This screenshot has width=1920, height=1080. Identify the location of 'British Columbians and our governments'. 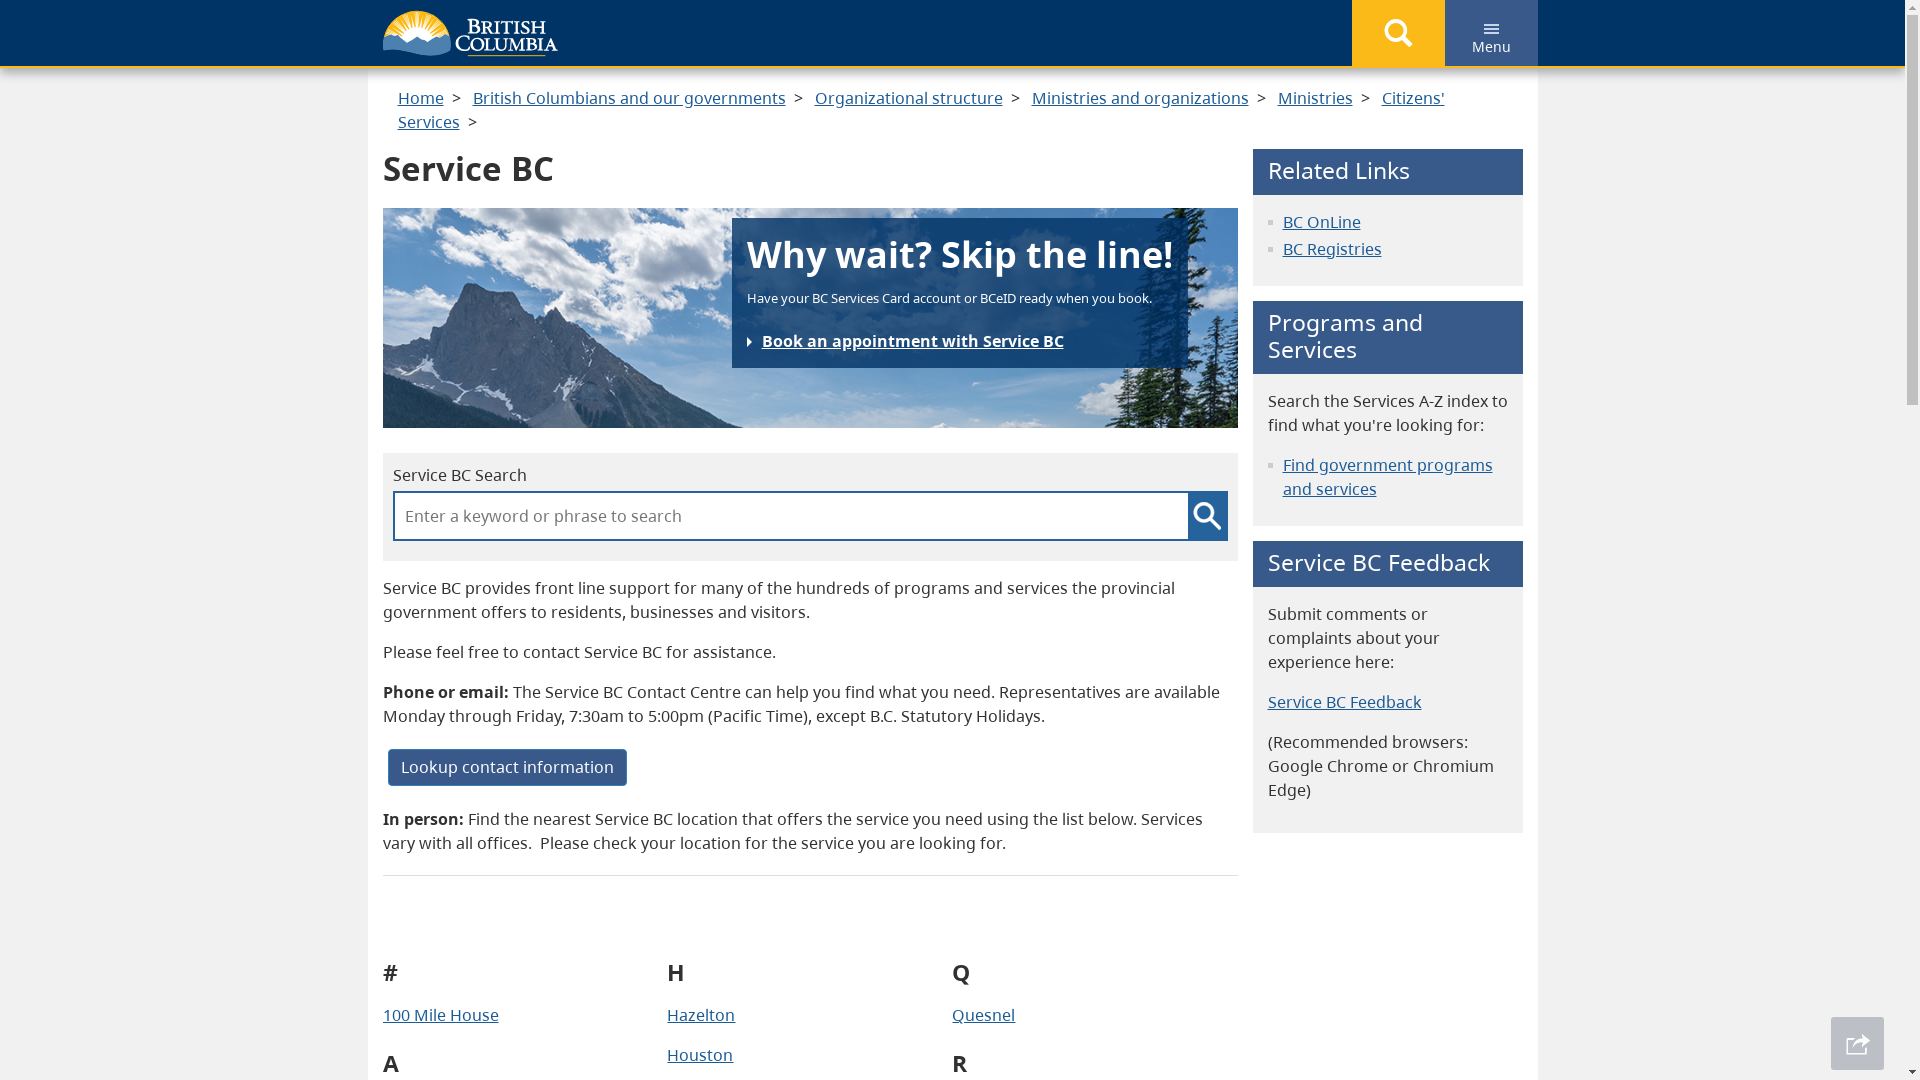
(627, 97).